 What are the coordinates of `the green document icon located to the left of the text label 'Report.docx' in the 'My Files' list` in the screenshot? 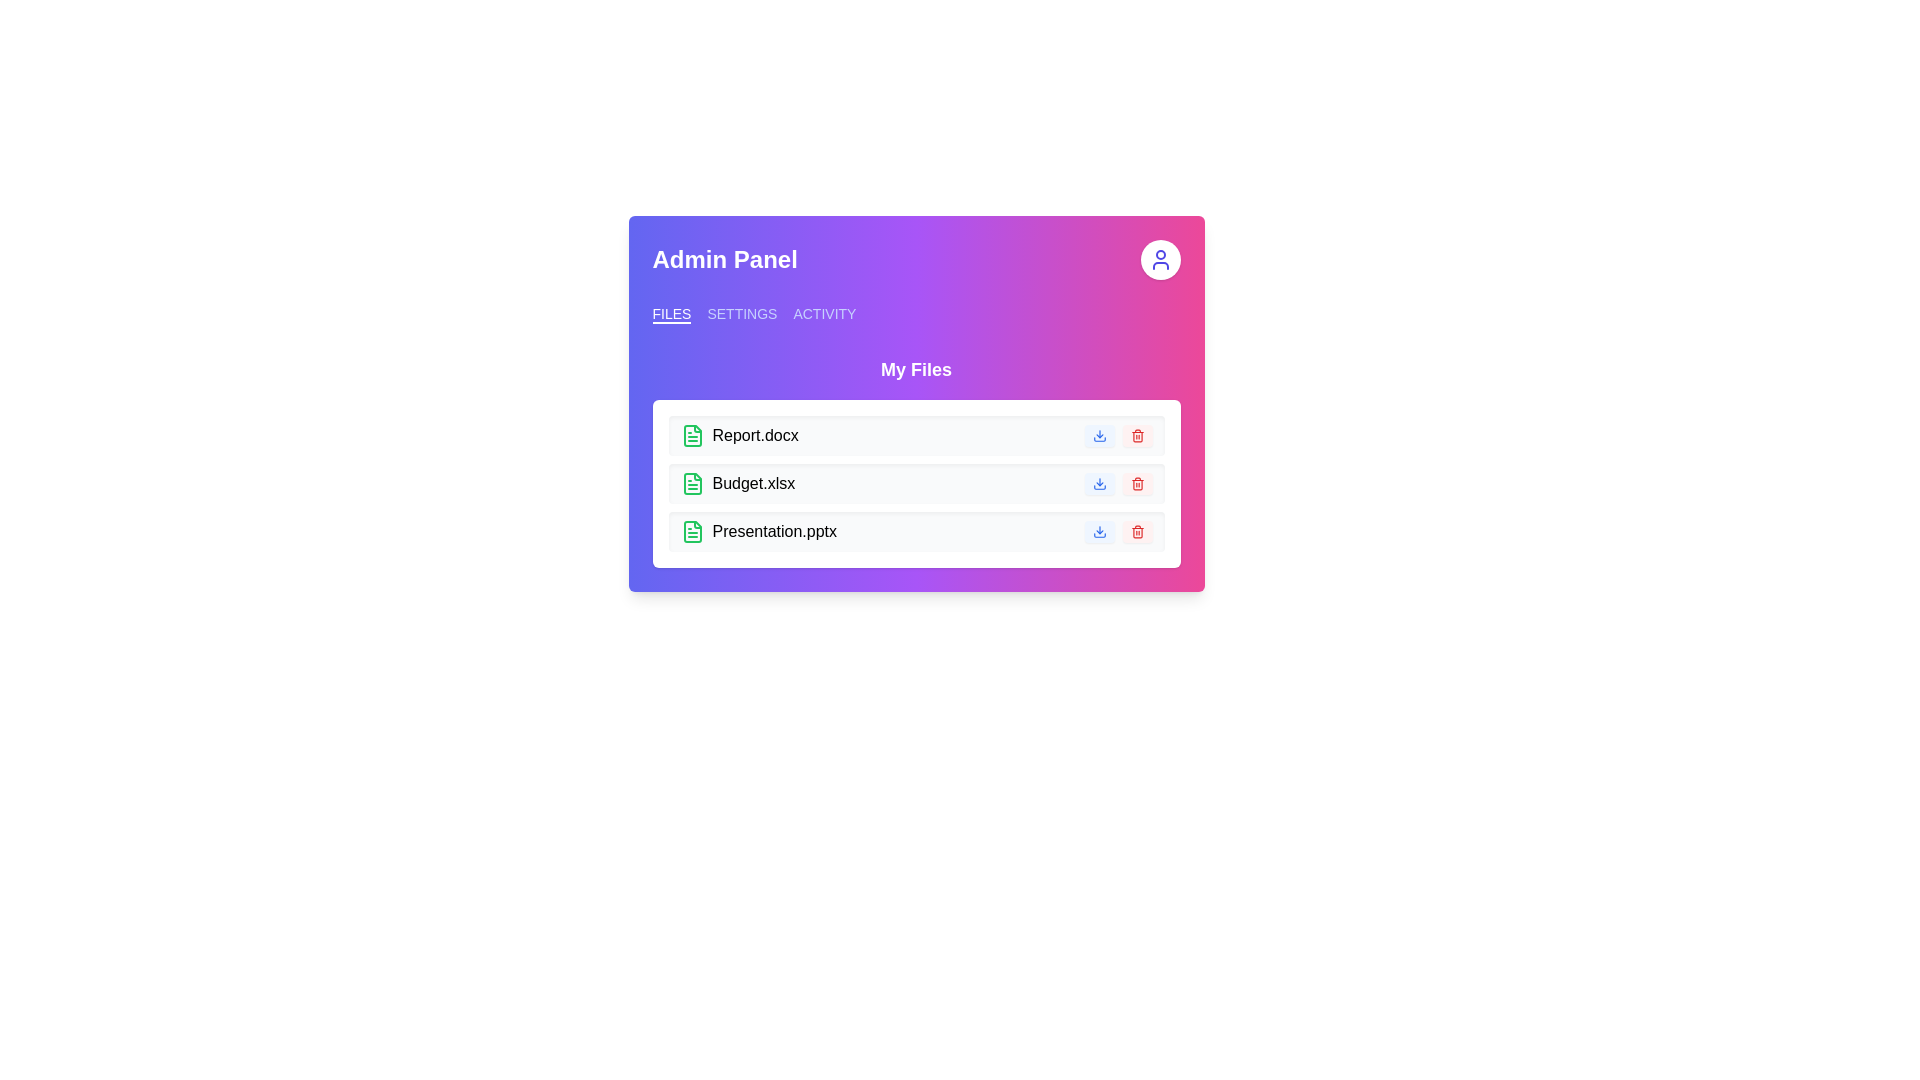 It's located at (692, 434).